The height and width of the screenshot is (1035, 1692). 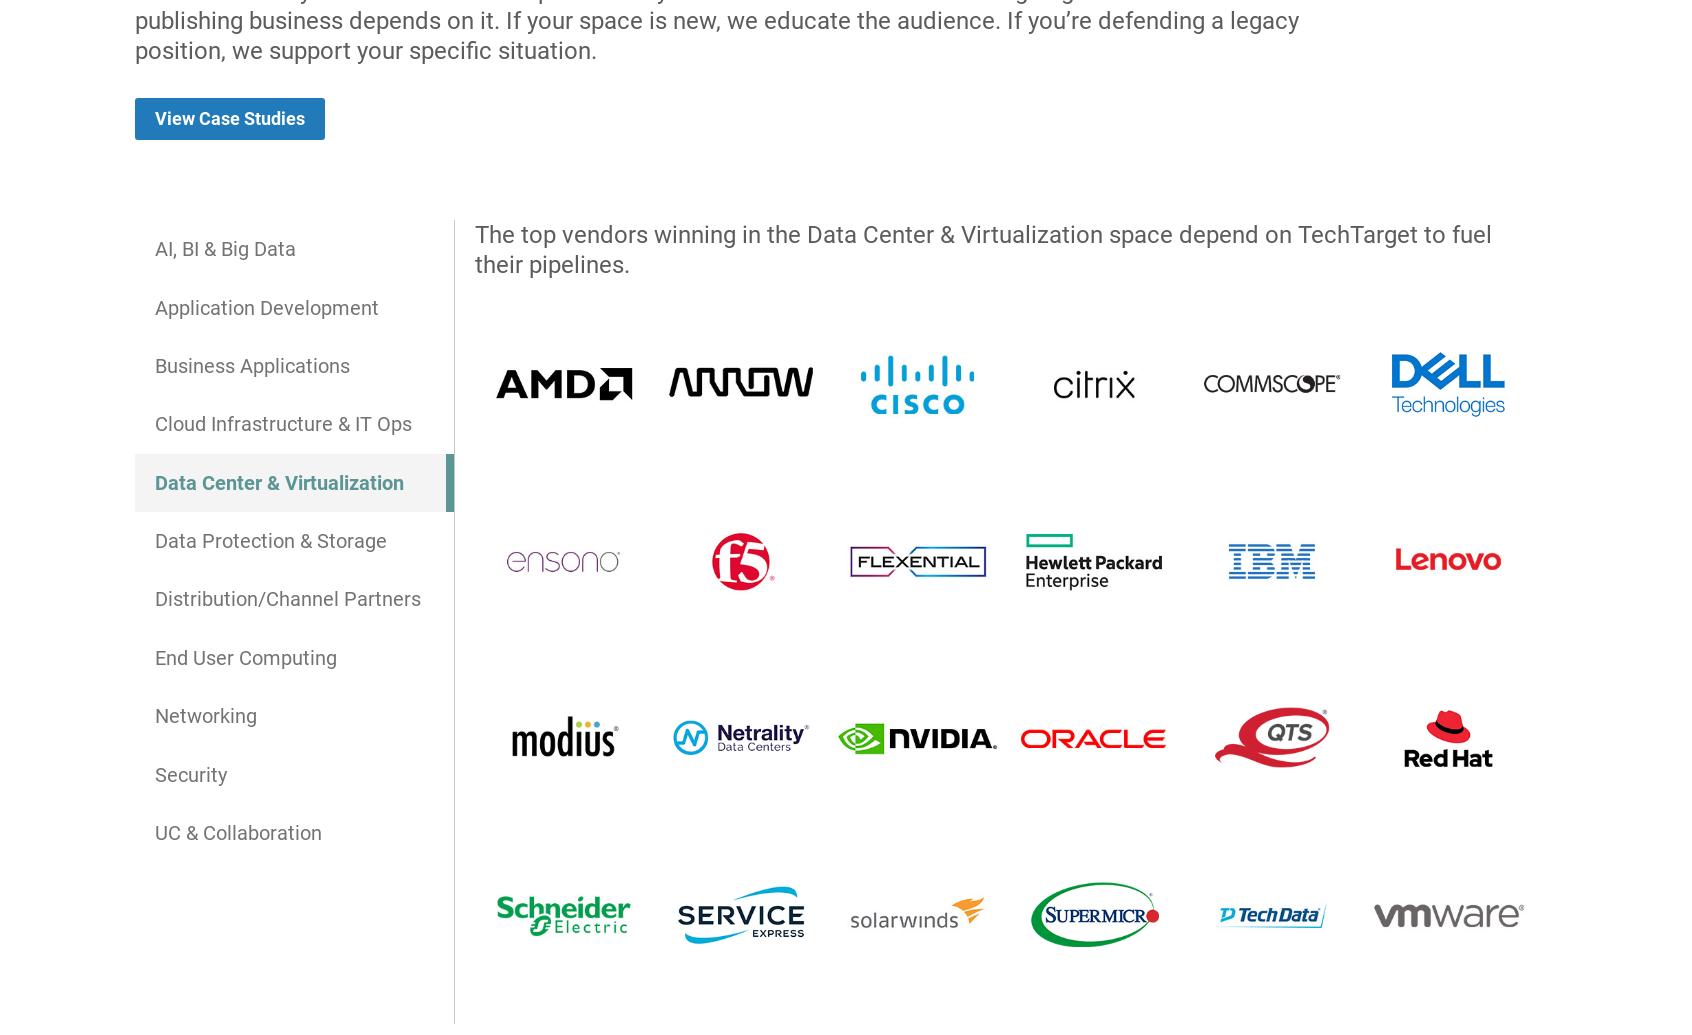 What do you see at coordinates (270, 539) in the screenshot?
I see `'Data Protection & Storage'` at bounding box center [270, 539].